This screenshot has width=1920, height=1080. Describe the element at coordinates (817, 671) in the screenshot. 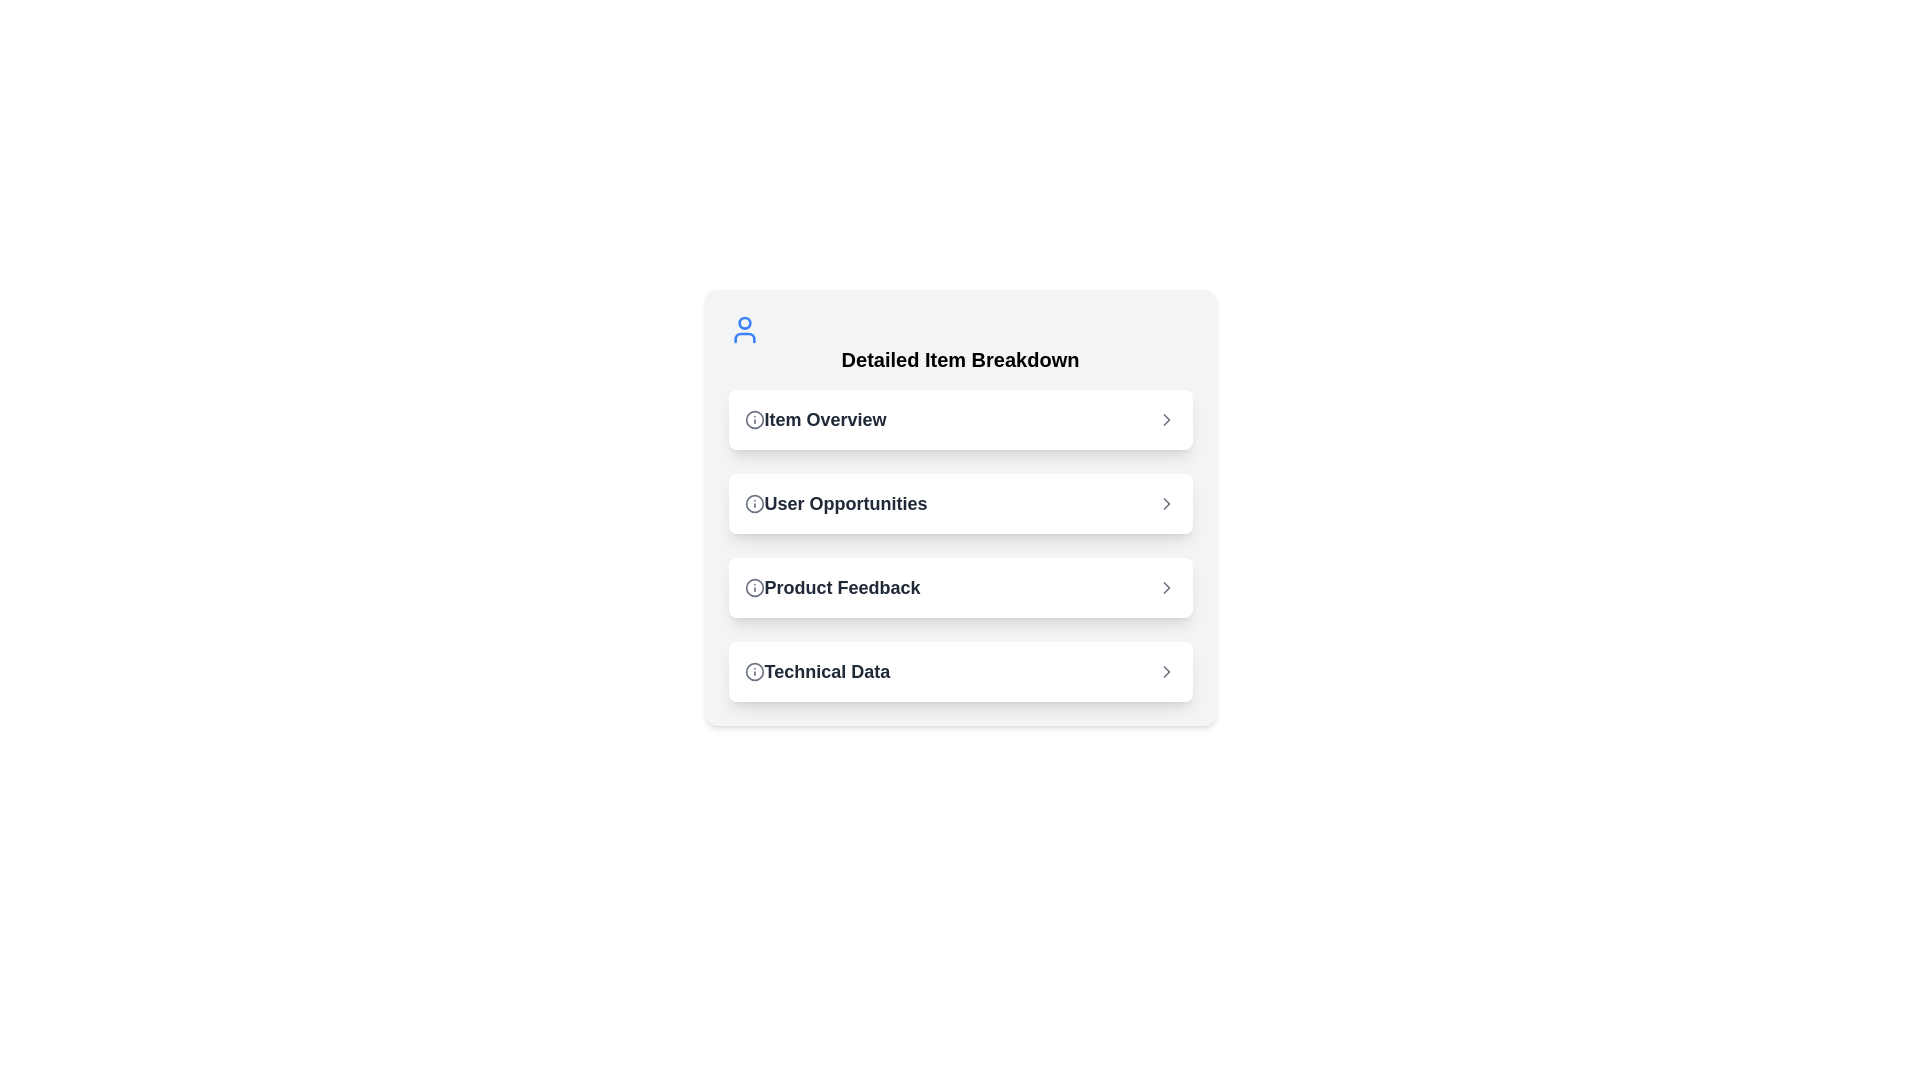

I see `the 'Technical Data' text label, which is the fourth item in a vertical list of sections` at that location.